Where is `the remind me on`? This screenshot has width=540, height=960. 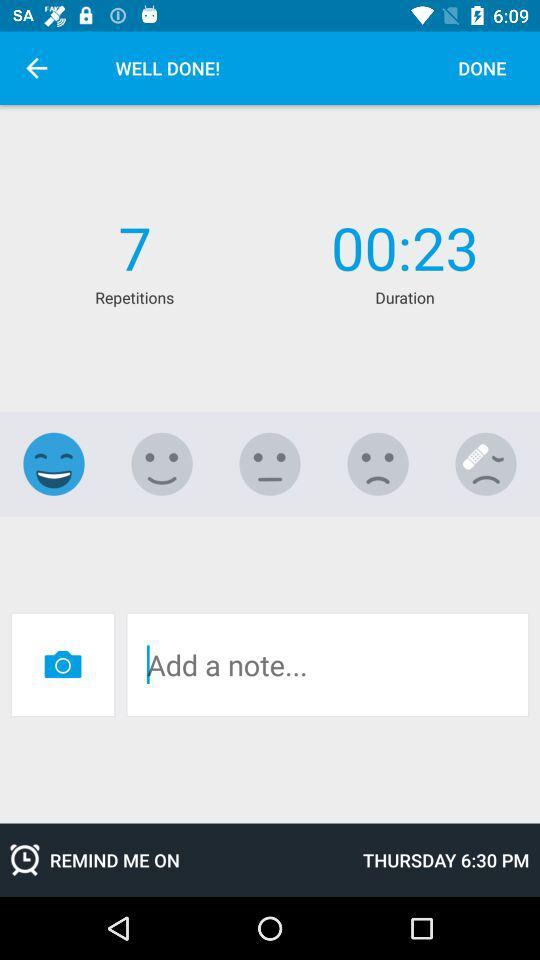
the remind me on is located at coordinates (176, 859).